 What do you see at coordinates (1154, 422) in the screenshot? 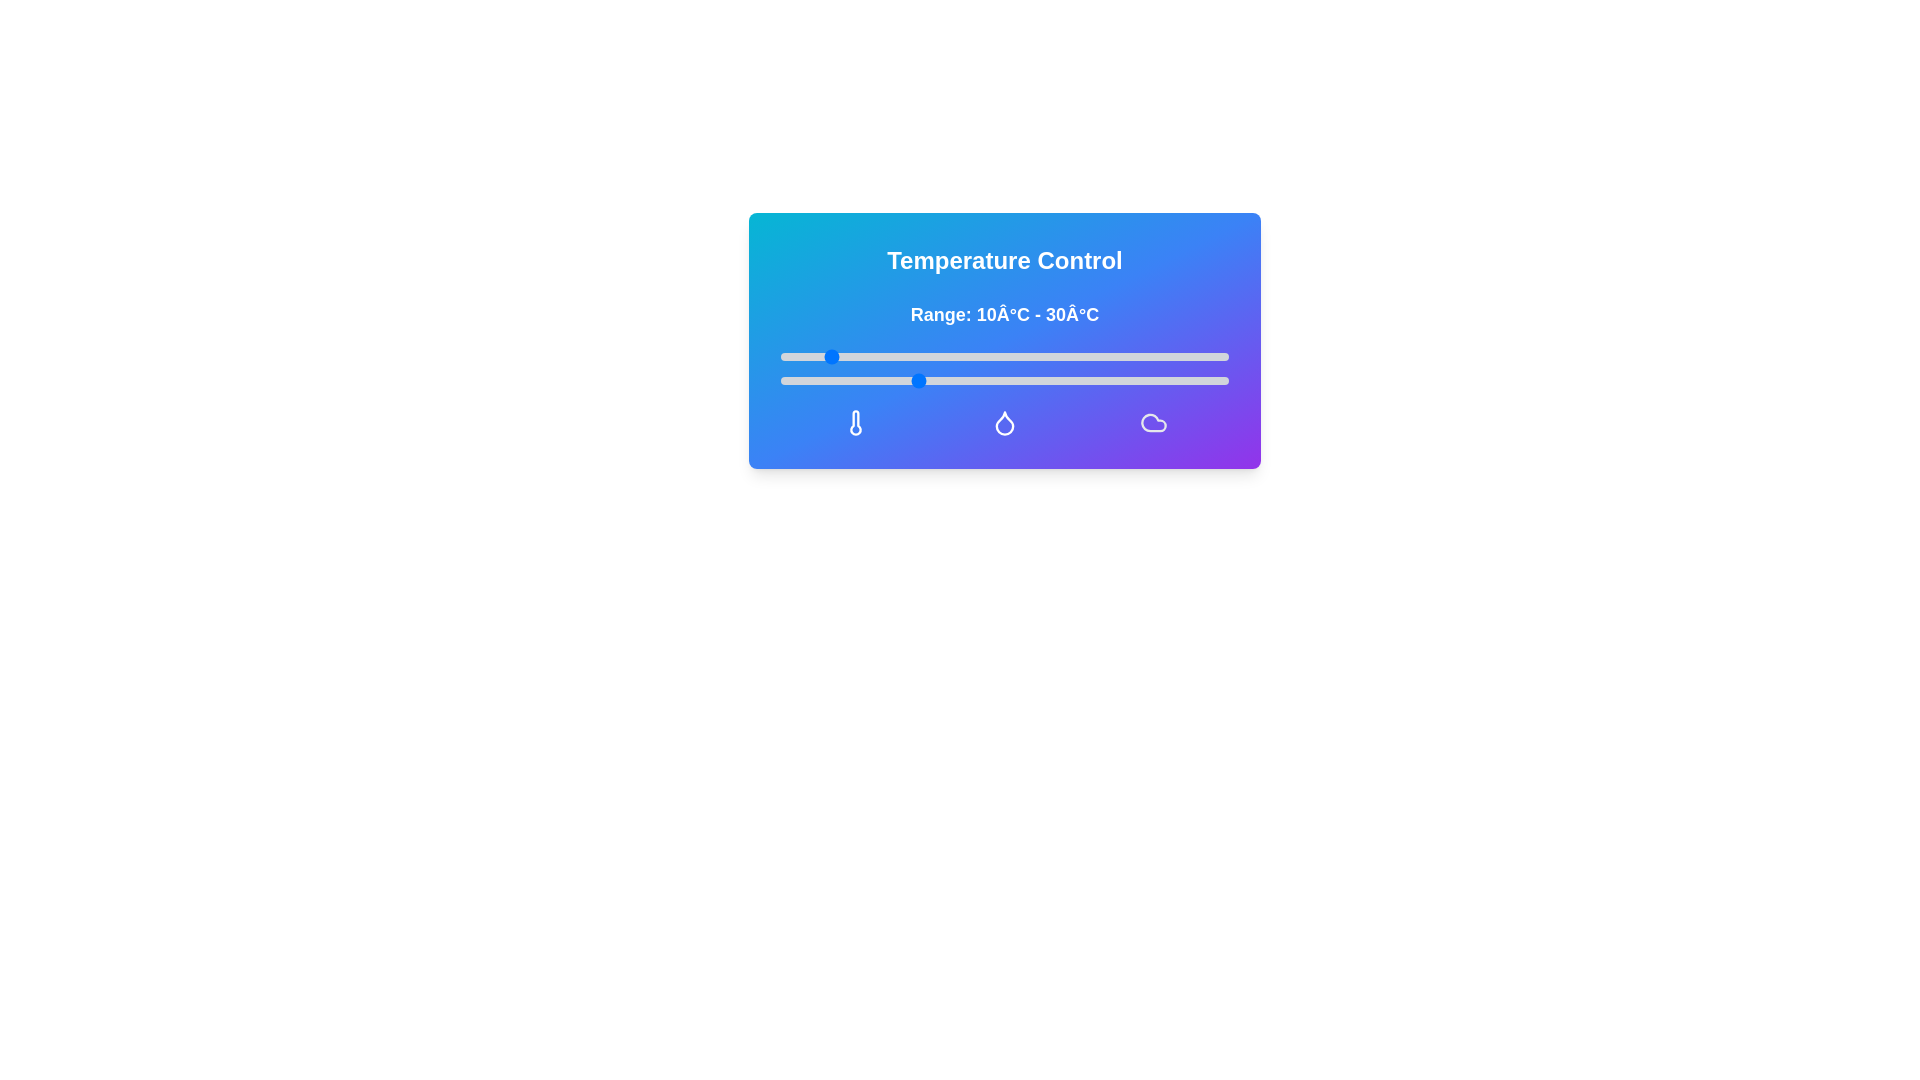
I see `the rightmost cloud outline icon in the bottom row of icons within the 'Temperature Control' card, which is gray in color and has a lightweight design` at bounding box center [1154, 422].